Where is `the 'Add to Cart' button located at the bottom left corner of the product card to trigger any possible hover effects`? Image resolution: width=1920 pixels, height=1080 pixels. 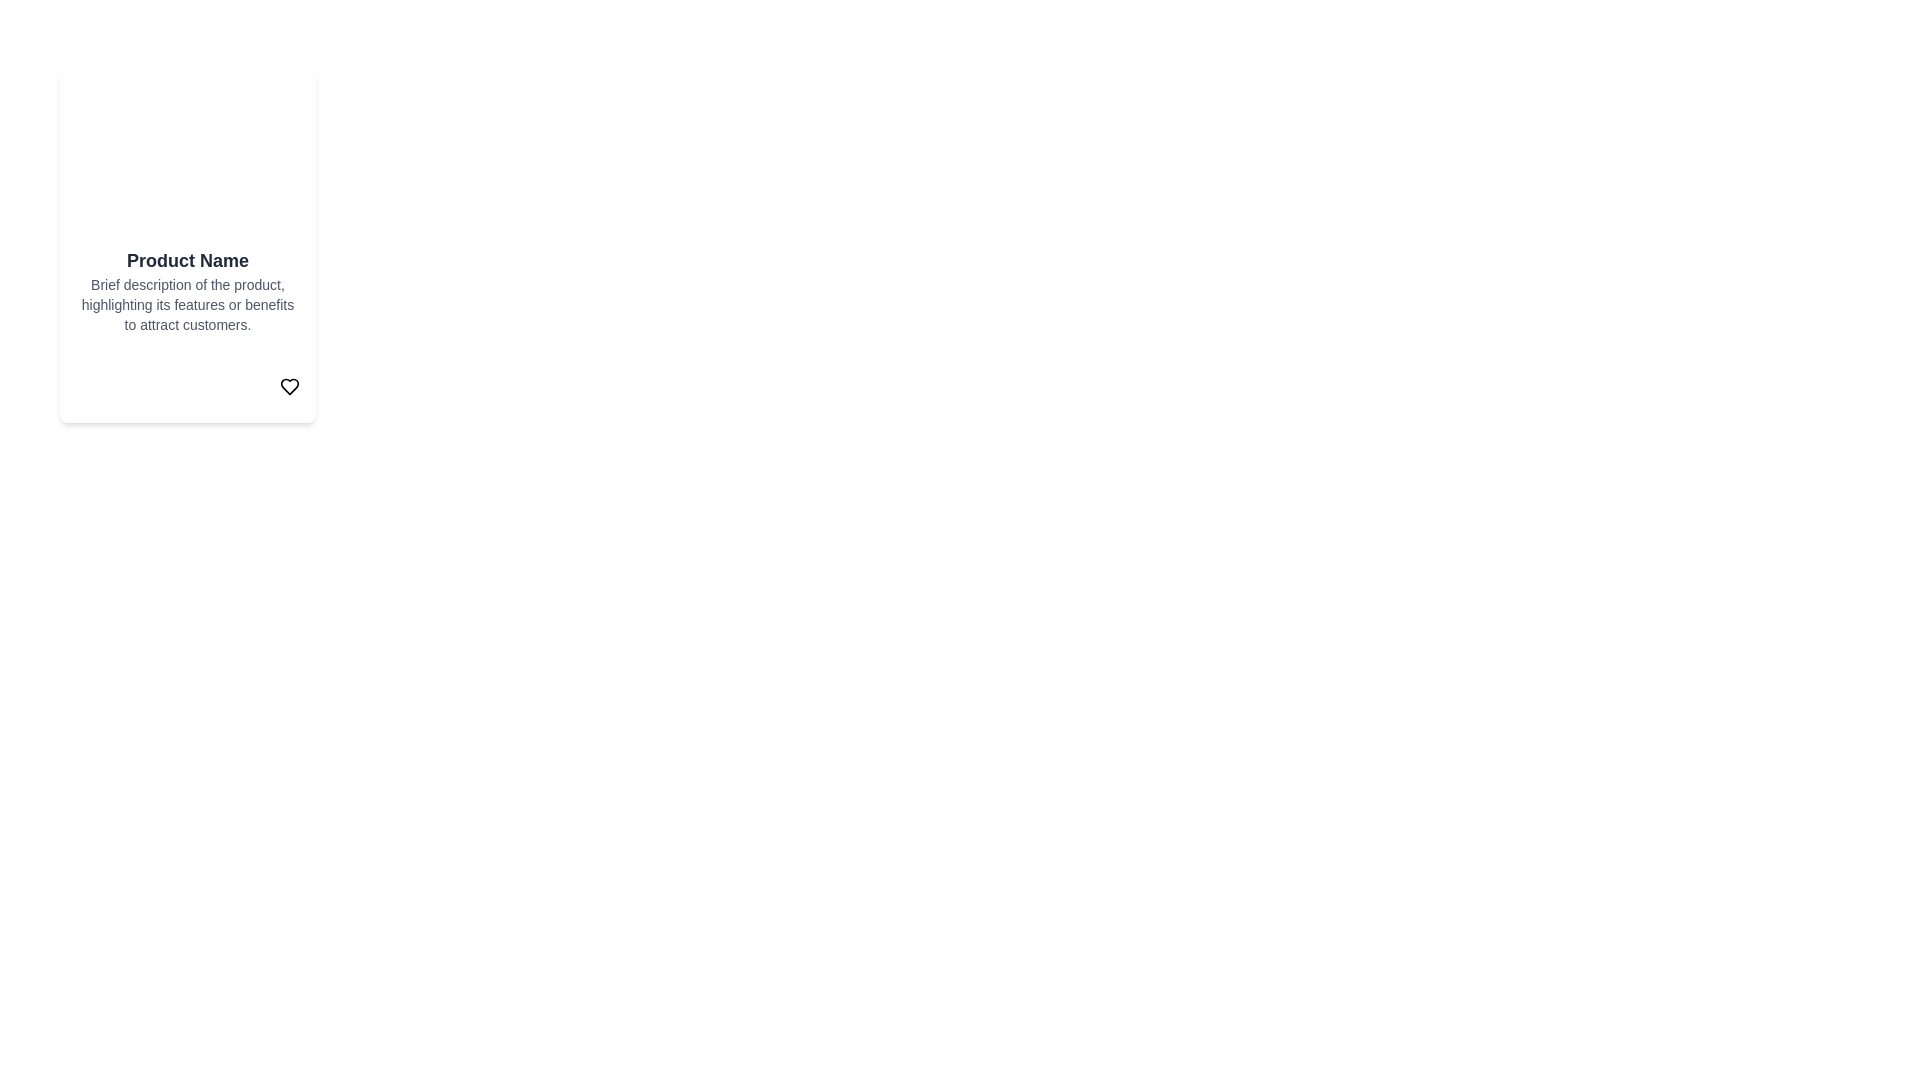 the 'Add to Cart' button located at the bottom left corner of the product card to trigger any possible hover effects is located at coordinates (145, 386).